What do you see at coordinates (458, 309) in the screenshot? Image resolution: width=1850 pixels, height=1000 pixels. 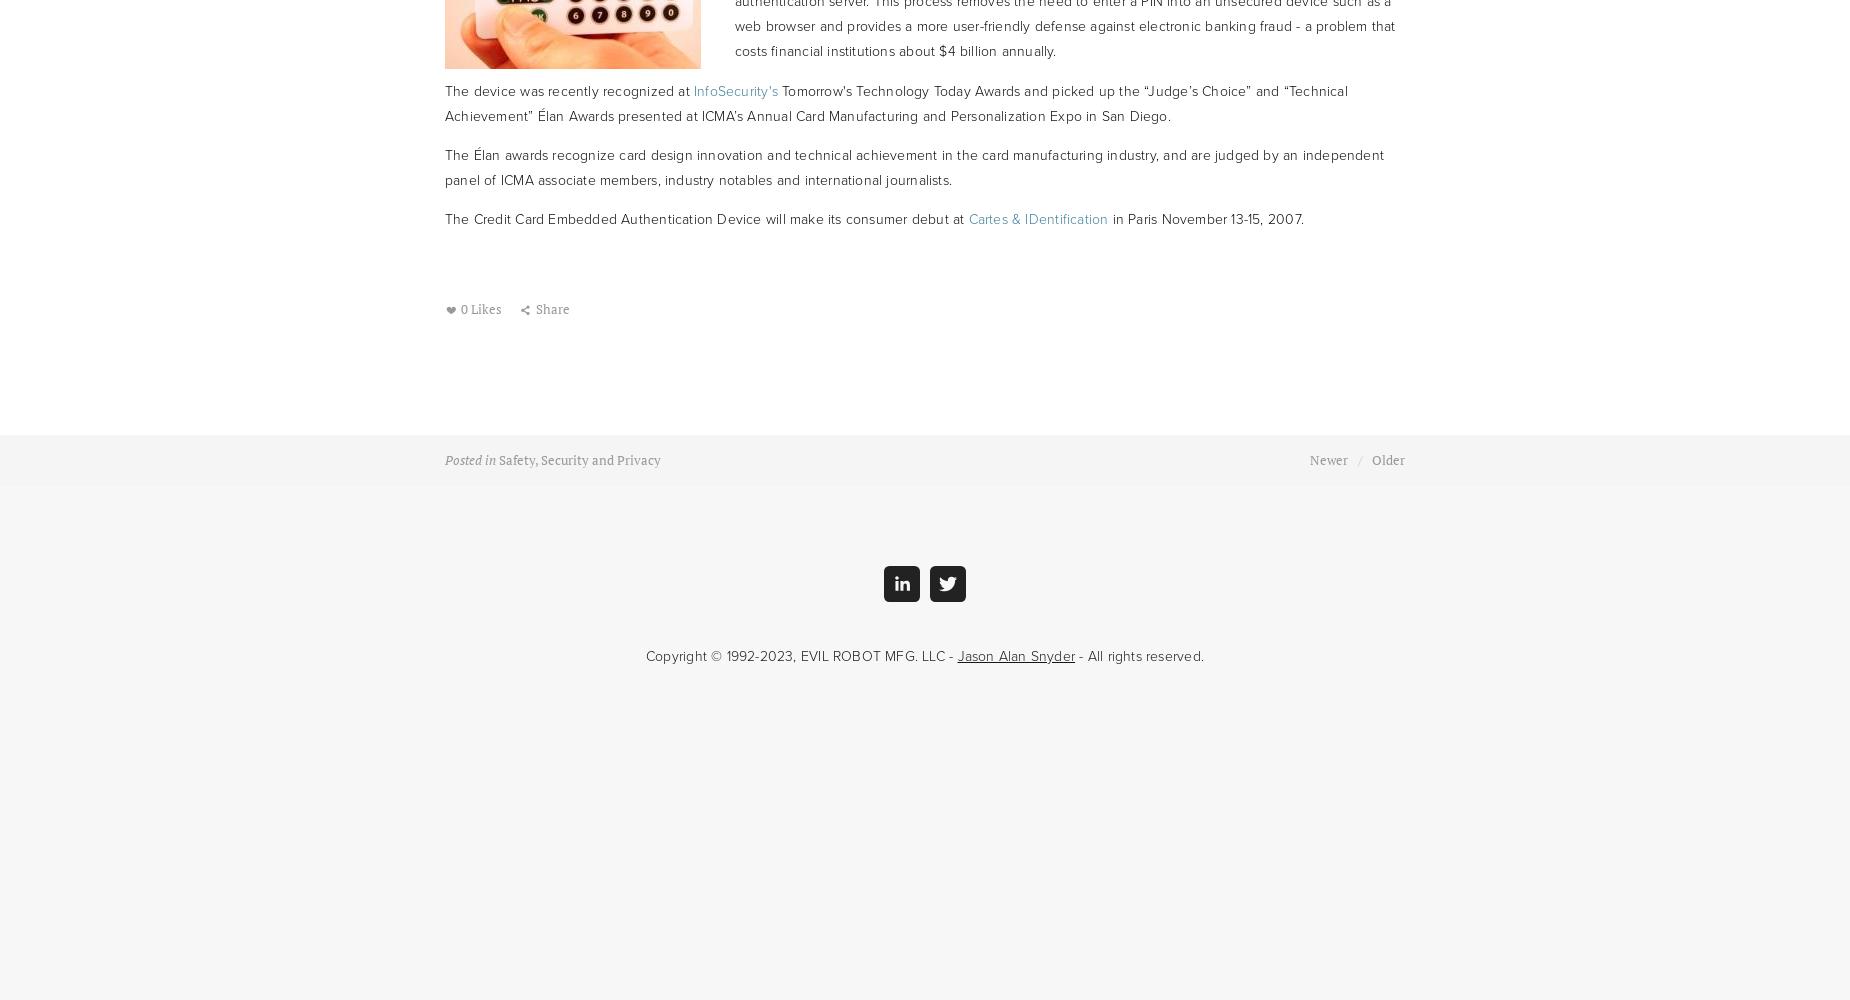 I see `'0 Likes'` at bounding box center [458, 309].